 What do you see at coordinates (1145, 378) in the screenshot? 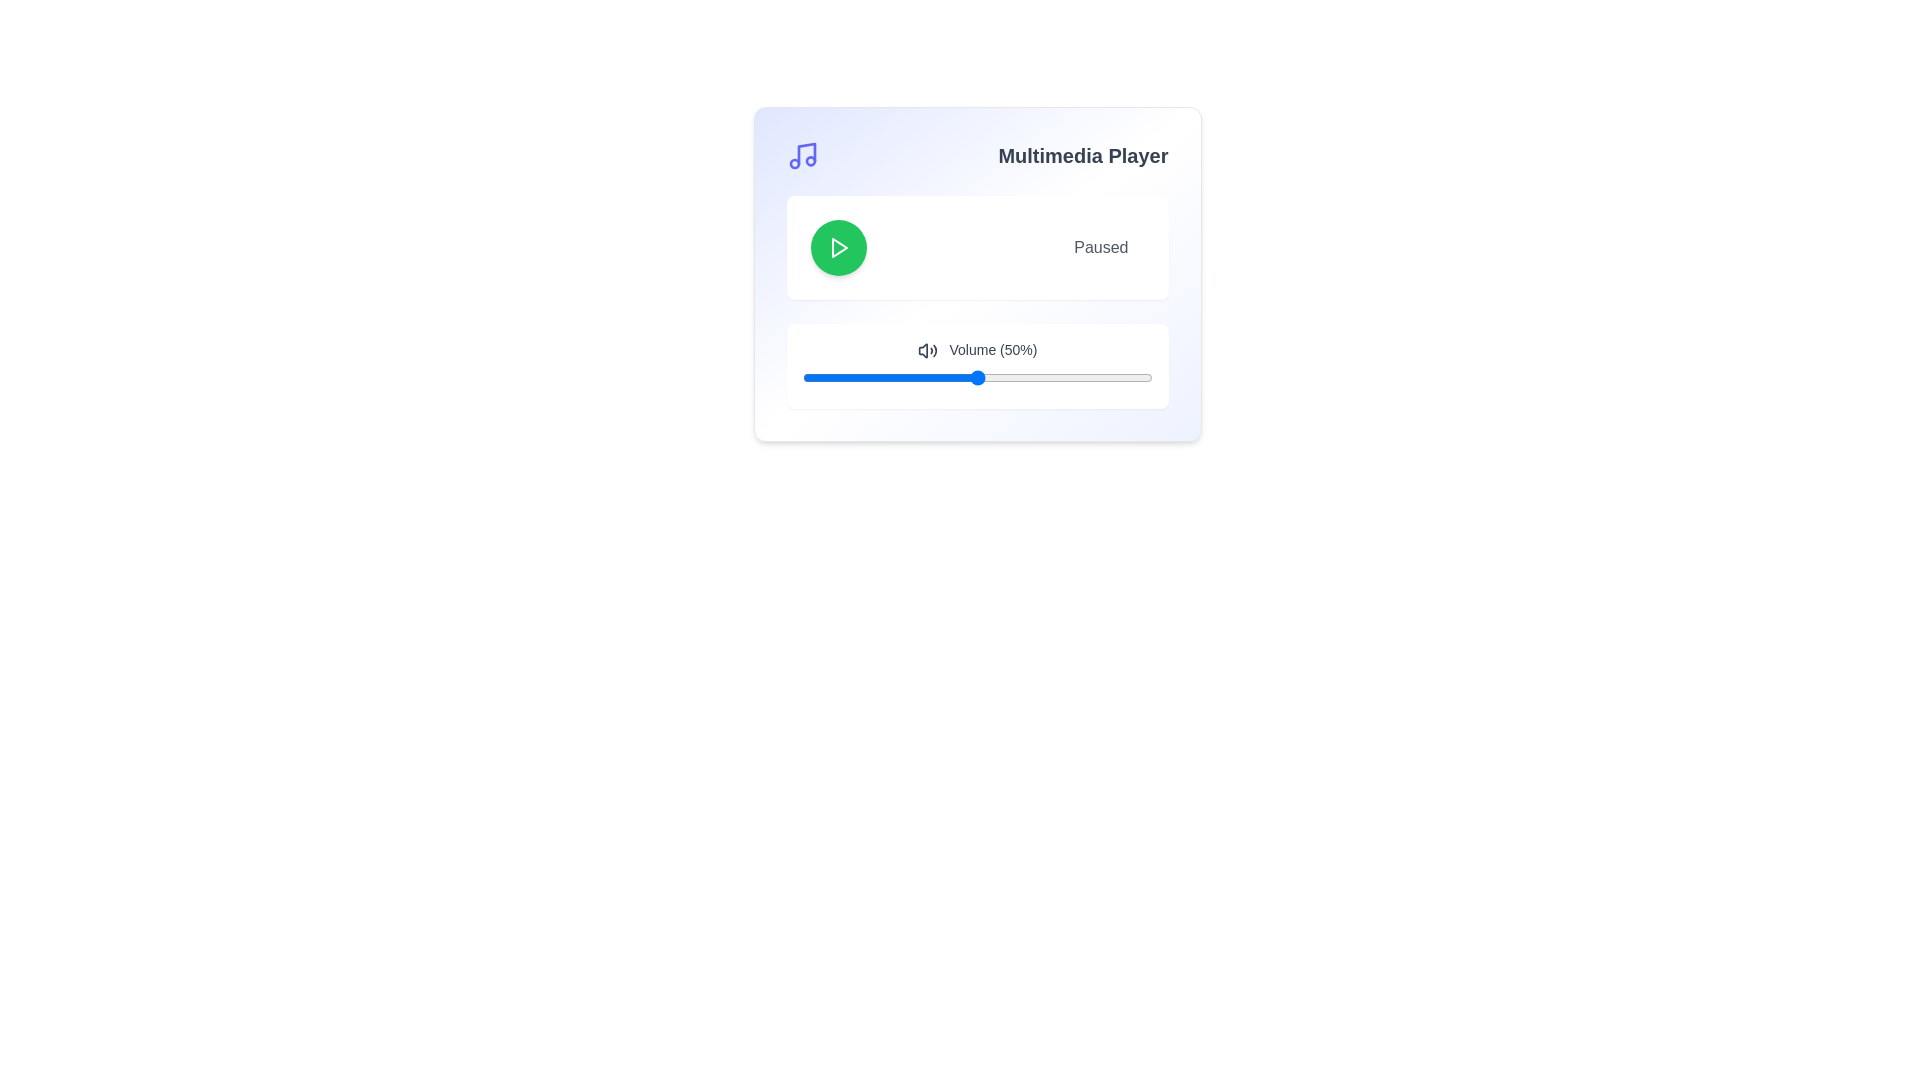
I see `the volume slider` at bounding box center [1145, 378].